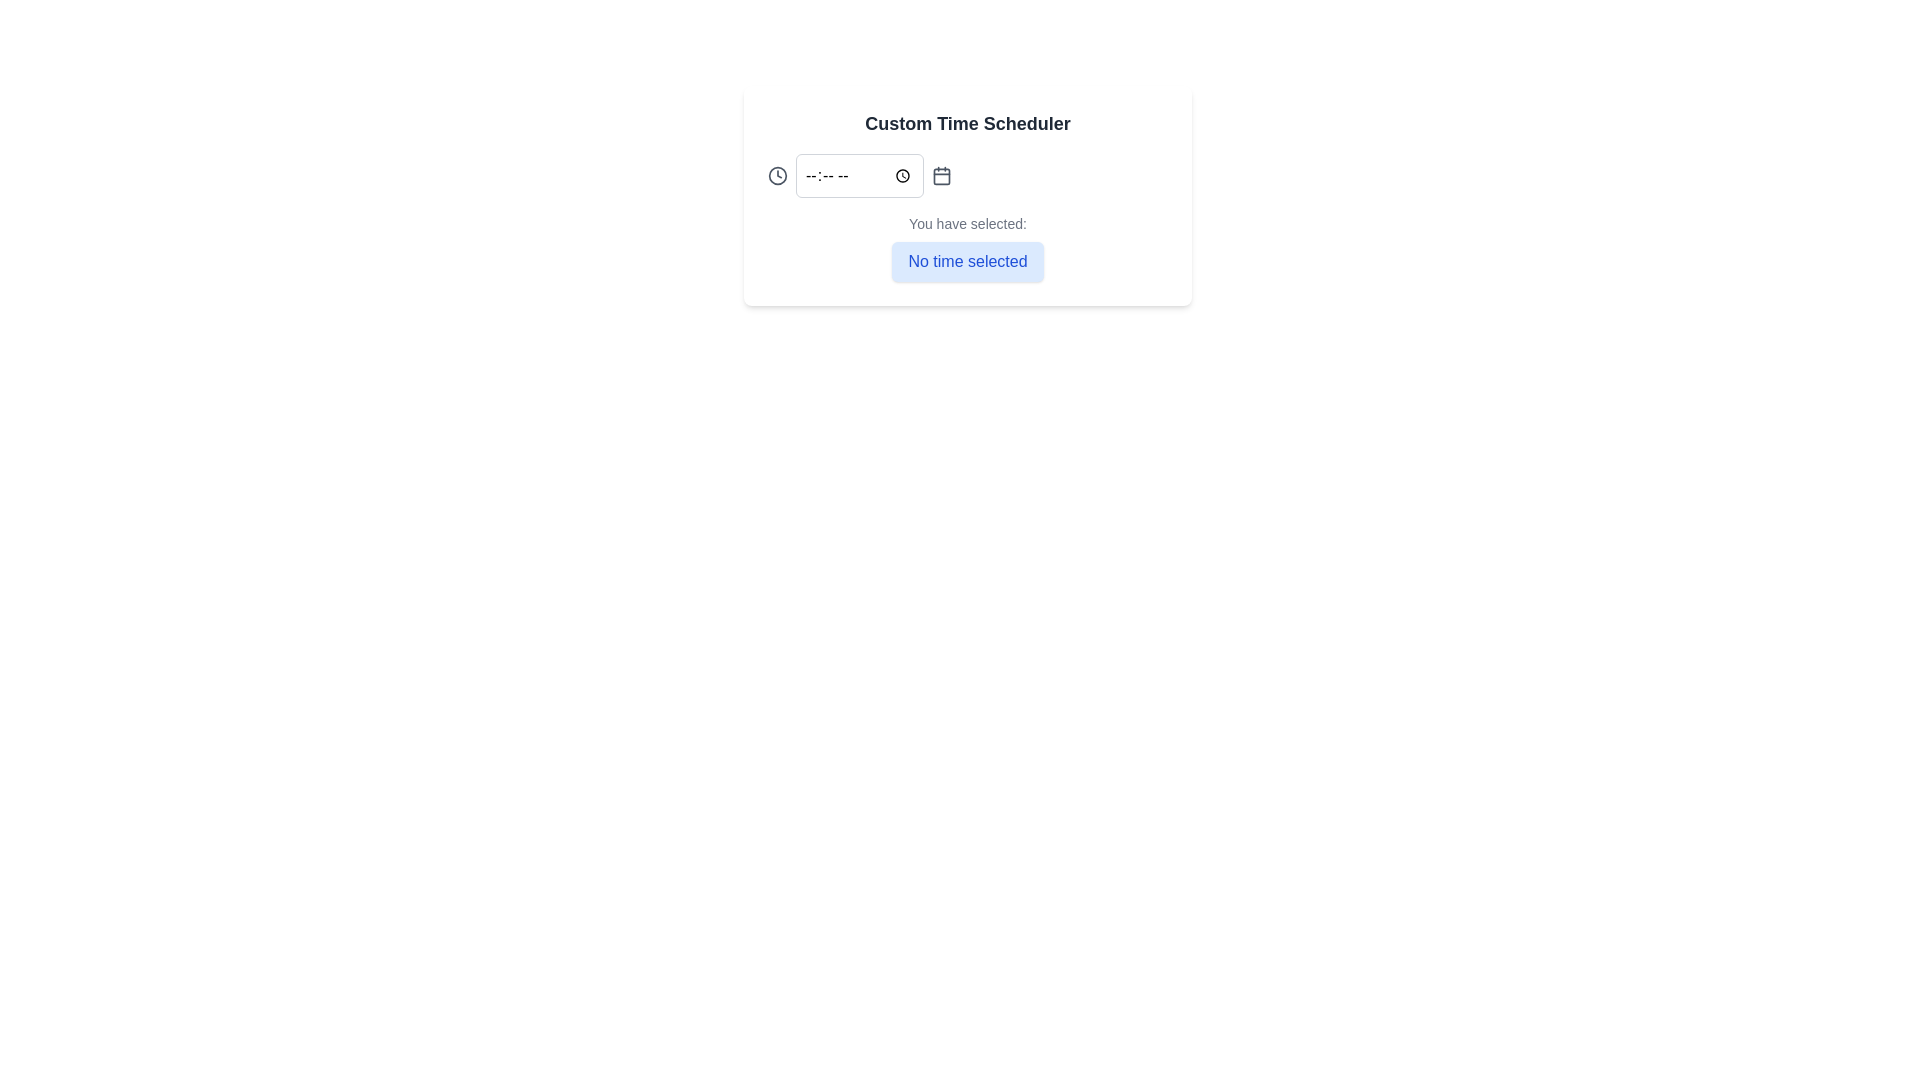  I want to click on the bold blue text label saying 'No time selected', which is centered below the 'You have selected:' label and is within a rounded box with a light blue background, so click(968, 261).